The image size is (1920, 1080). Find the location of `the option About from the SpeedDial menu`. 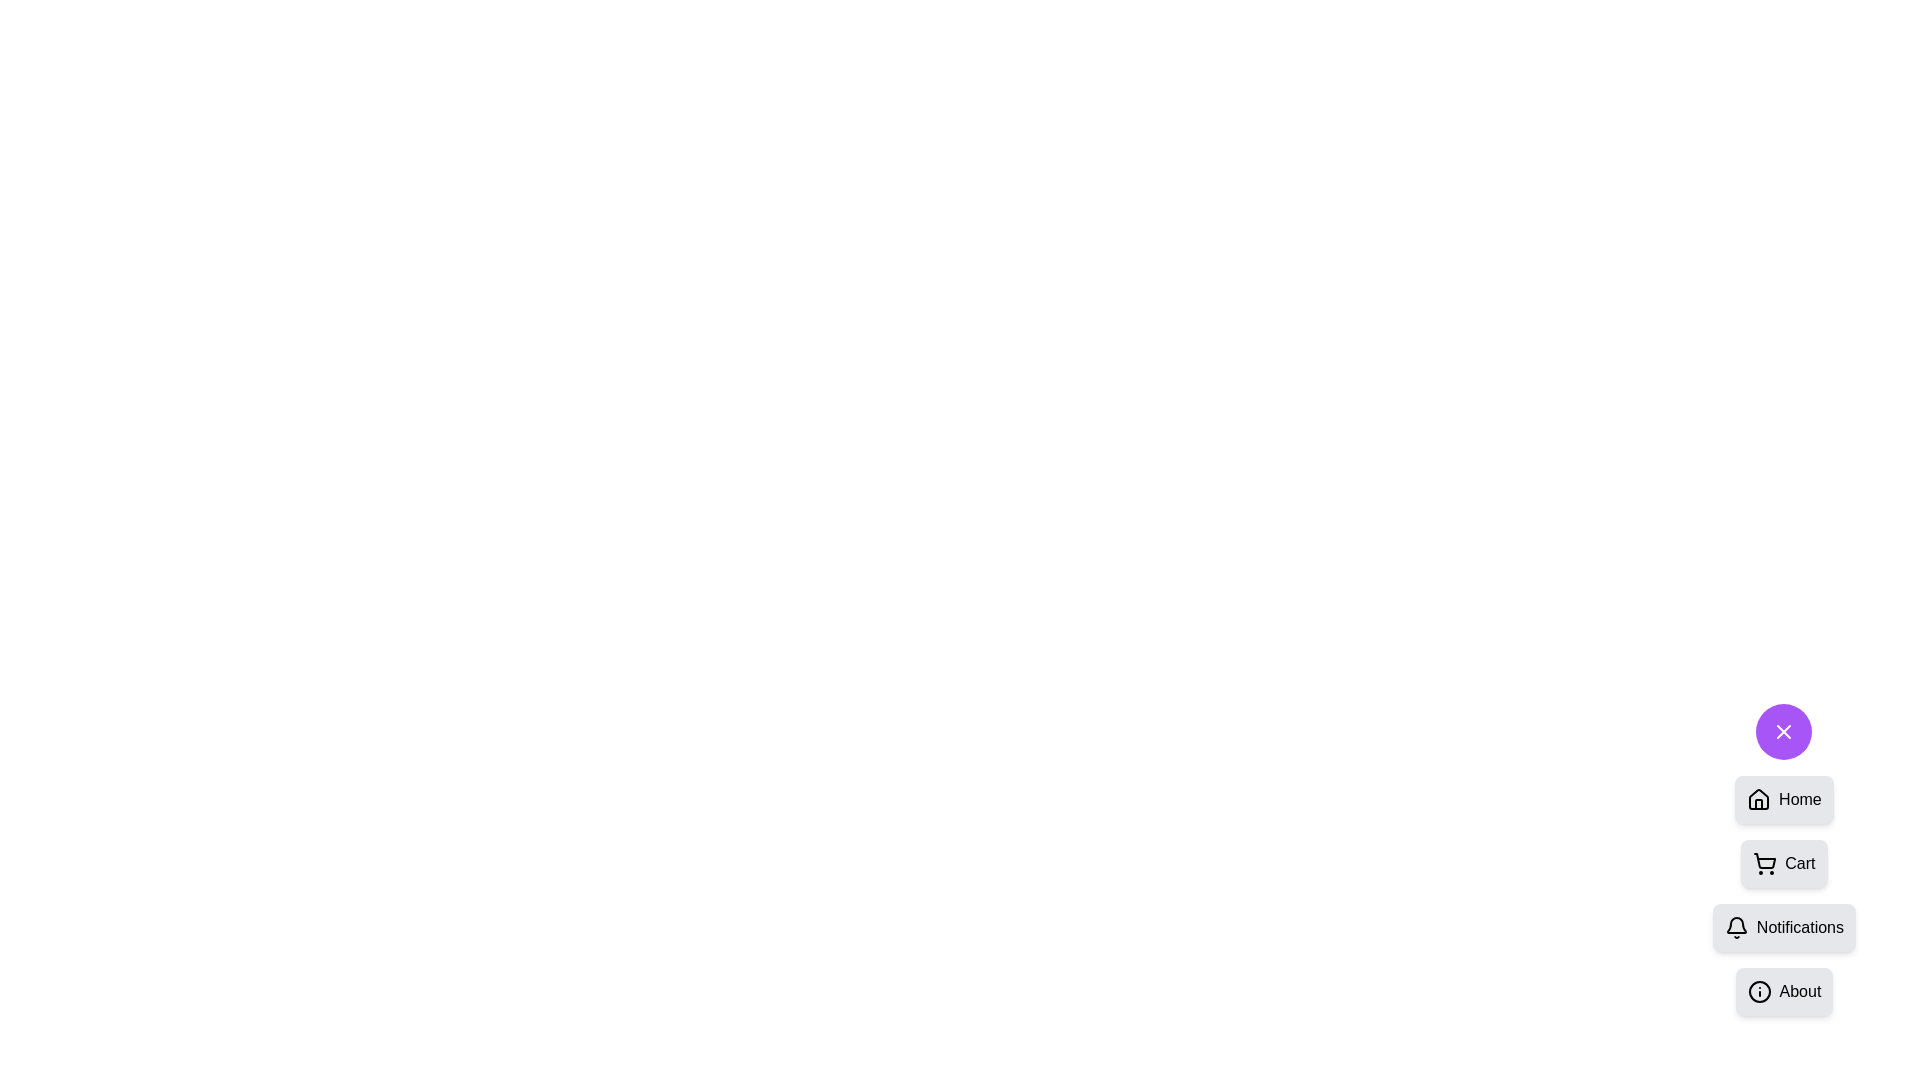

the option About from the SpeedDial menu is located at coordinates (1784, 991).